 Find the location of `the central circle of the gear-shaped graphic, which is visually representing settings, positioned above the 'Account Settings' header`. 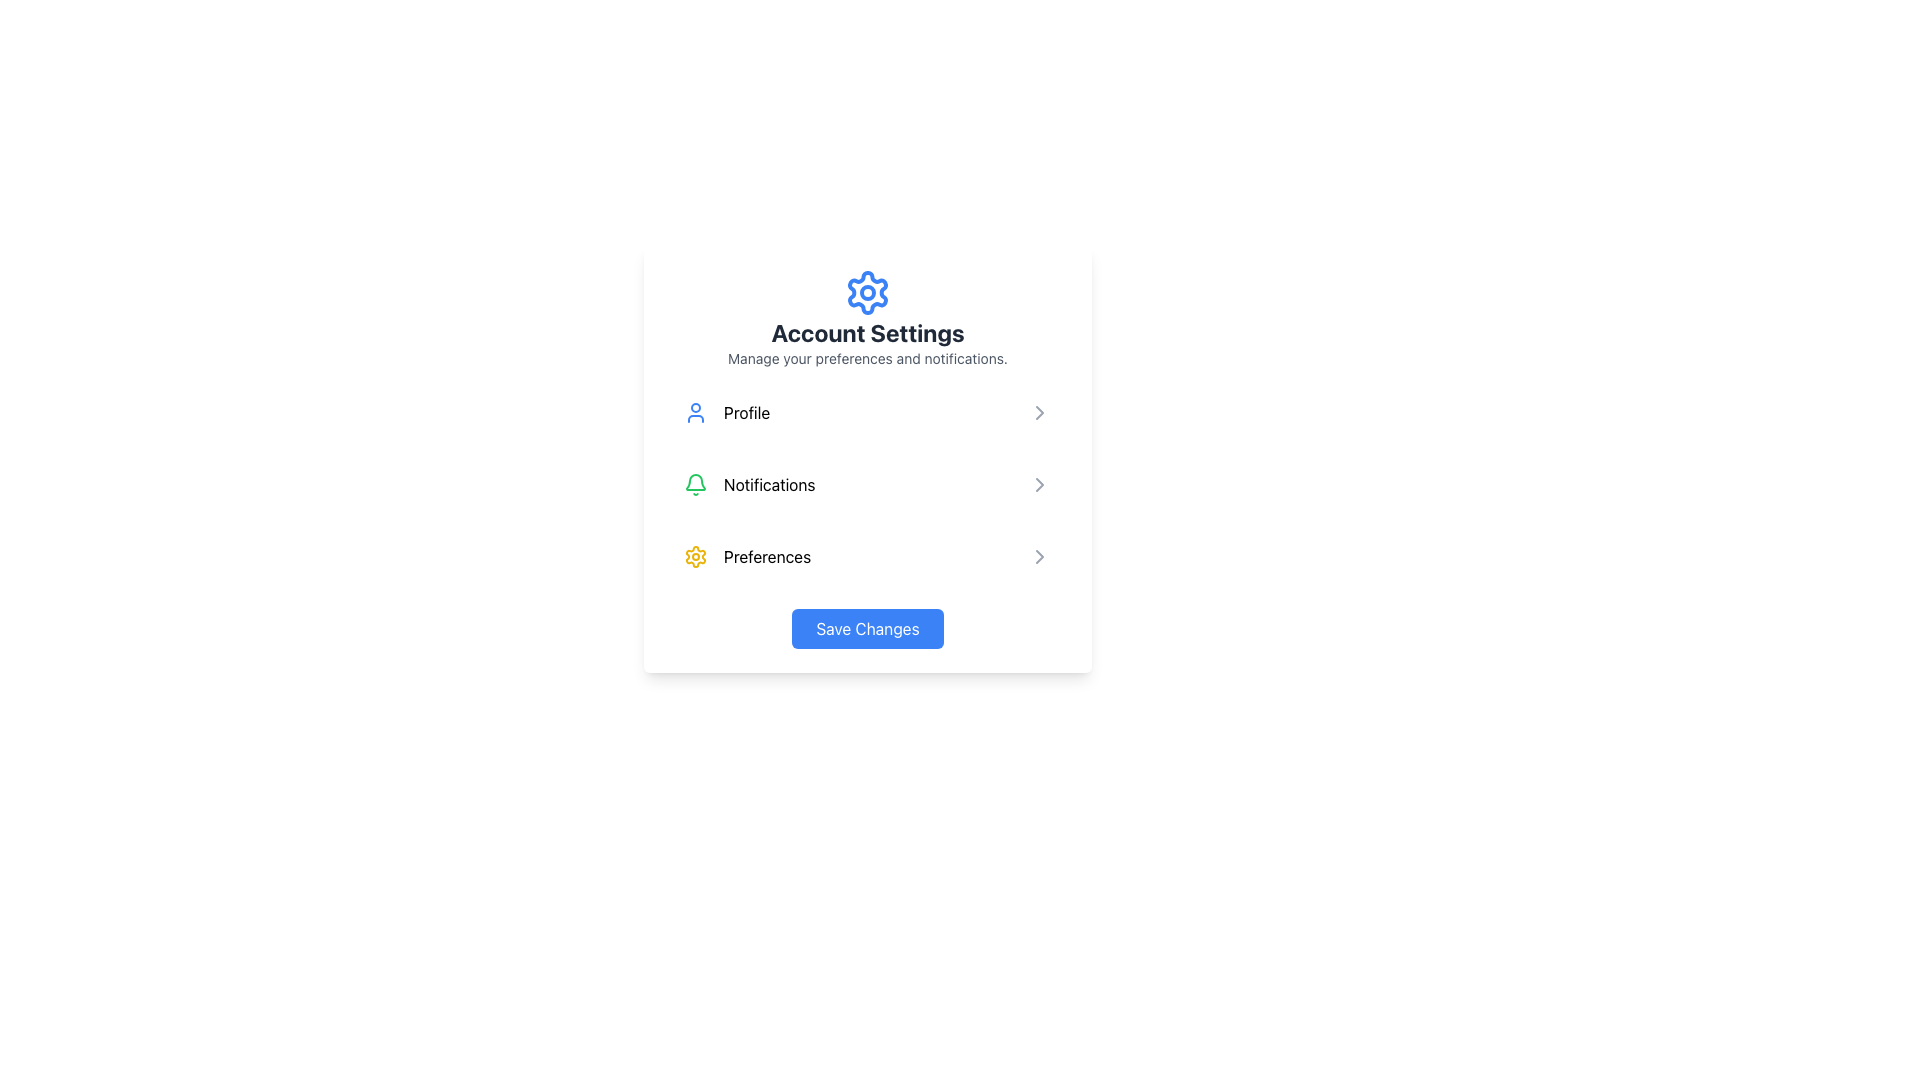

the central circle of the gear-shaped graphic, which is visually representing settings, positioned above the 'Account Settings' header is located at coordinates (868, 293).